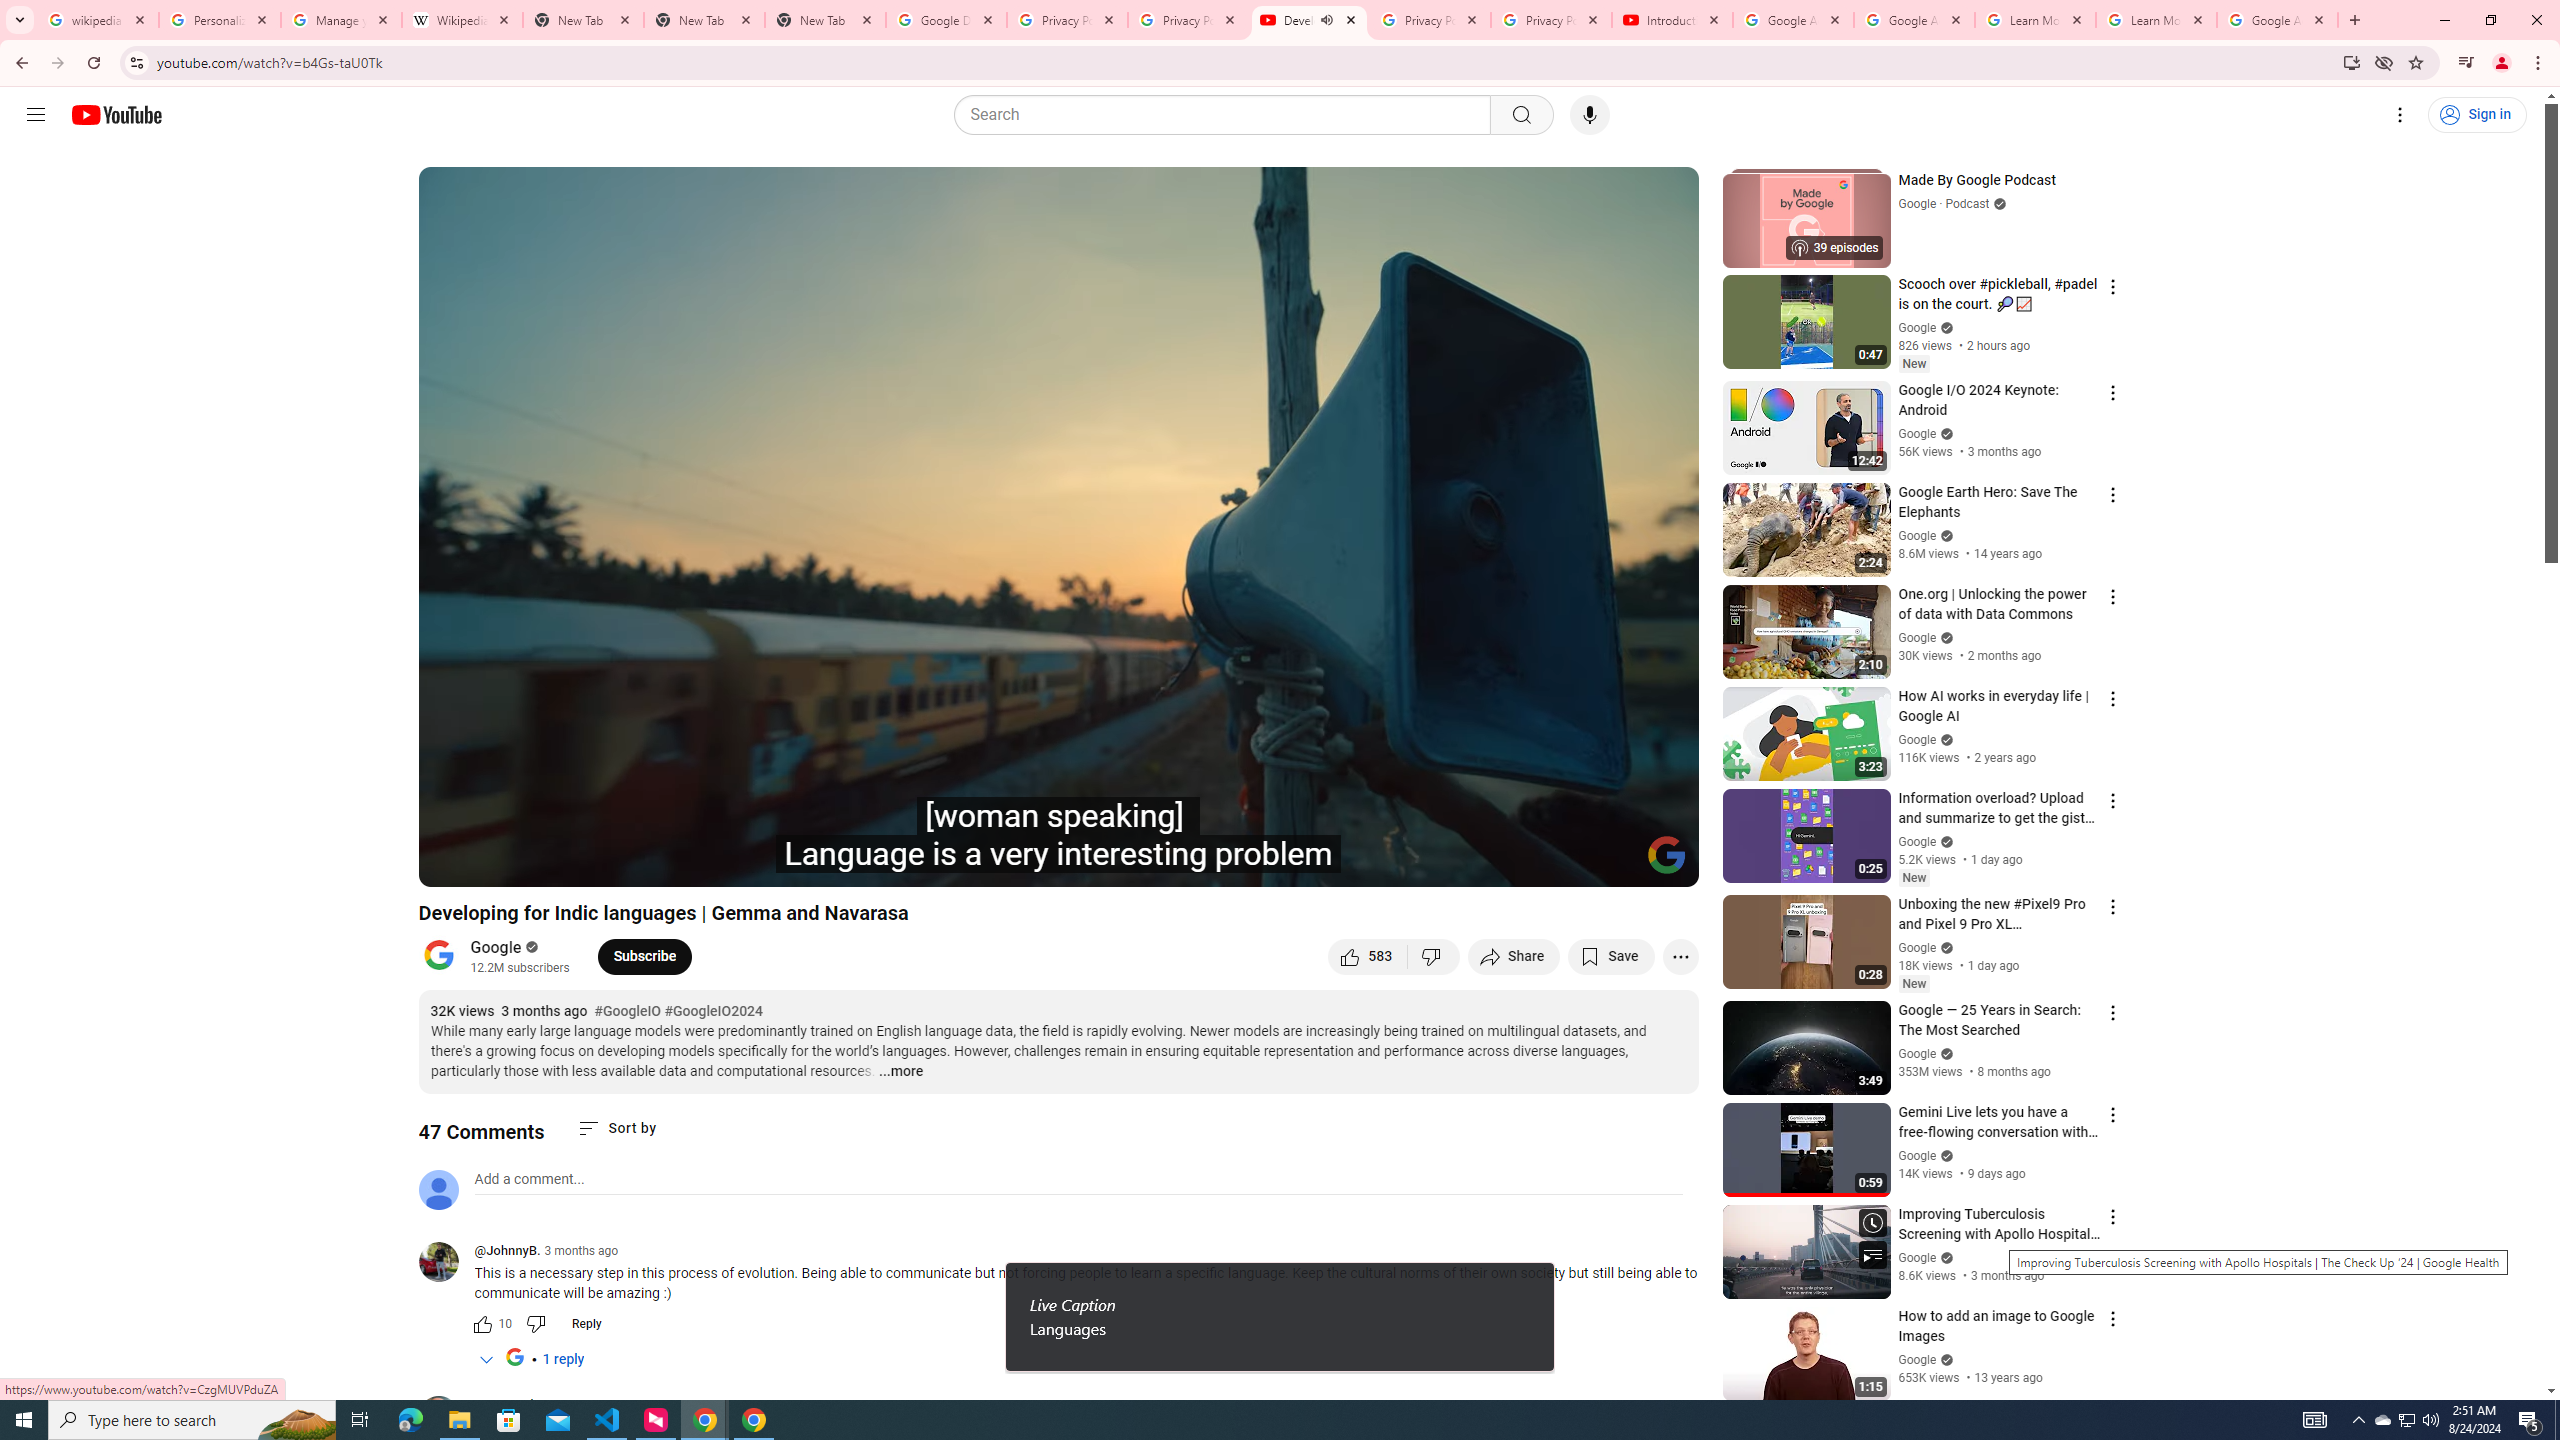 The image size is (2560, 1440). Describe the element at coordinates (1610, 955) in the screenshot. I see `'Save to playlist'` at that location.